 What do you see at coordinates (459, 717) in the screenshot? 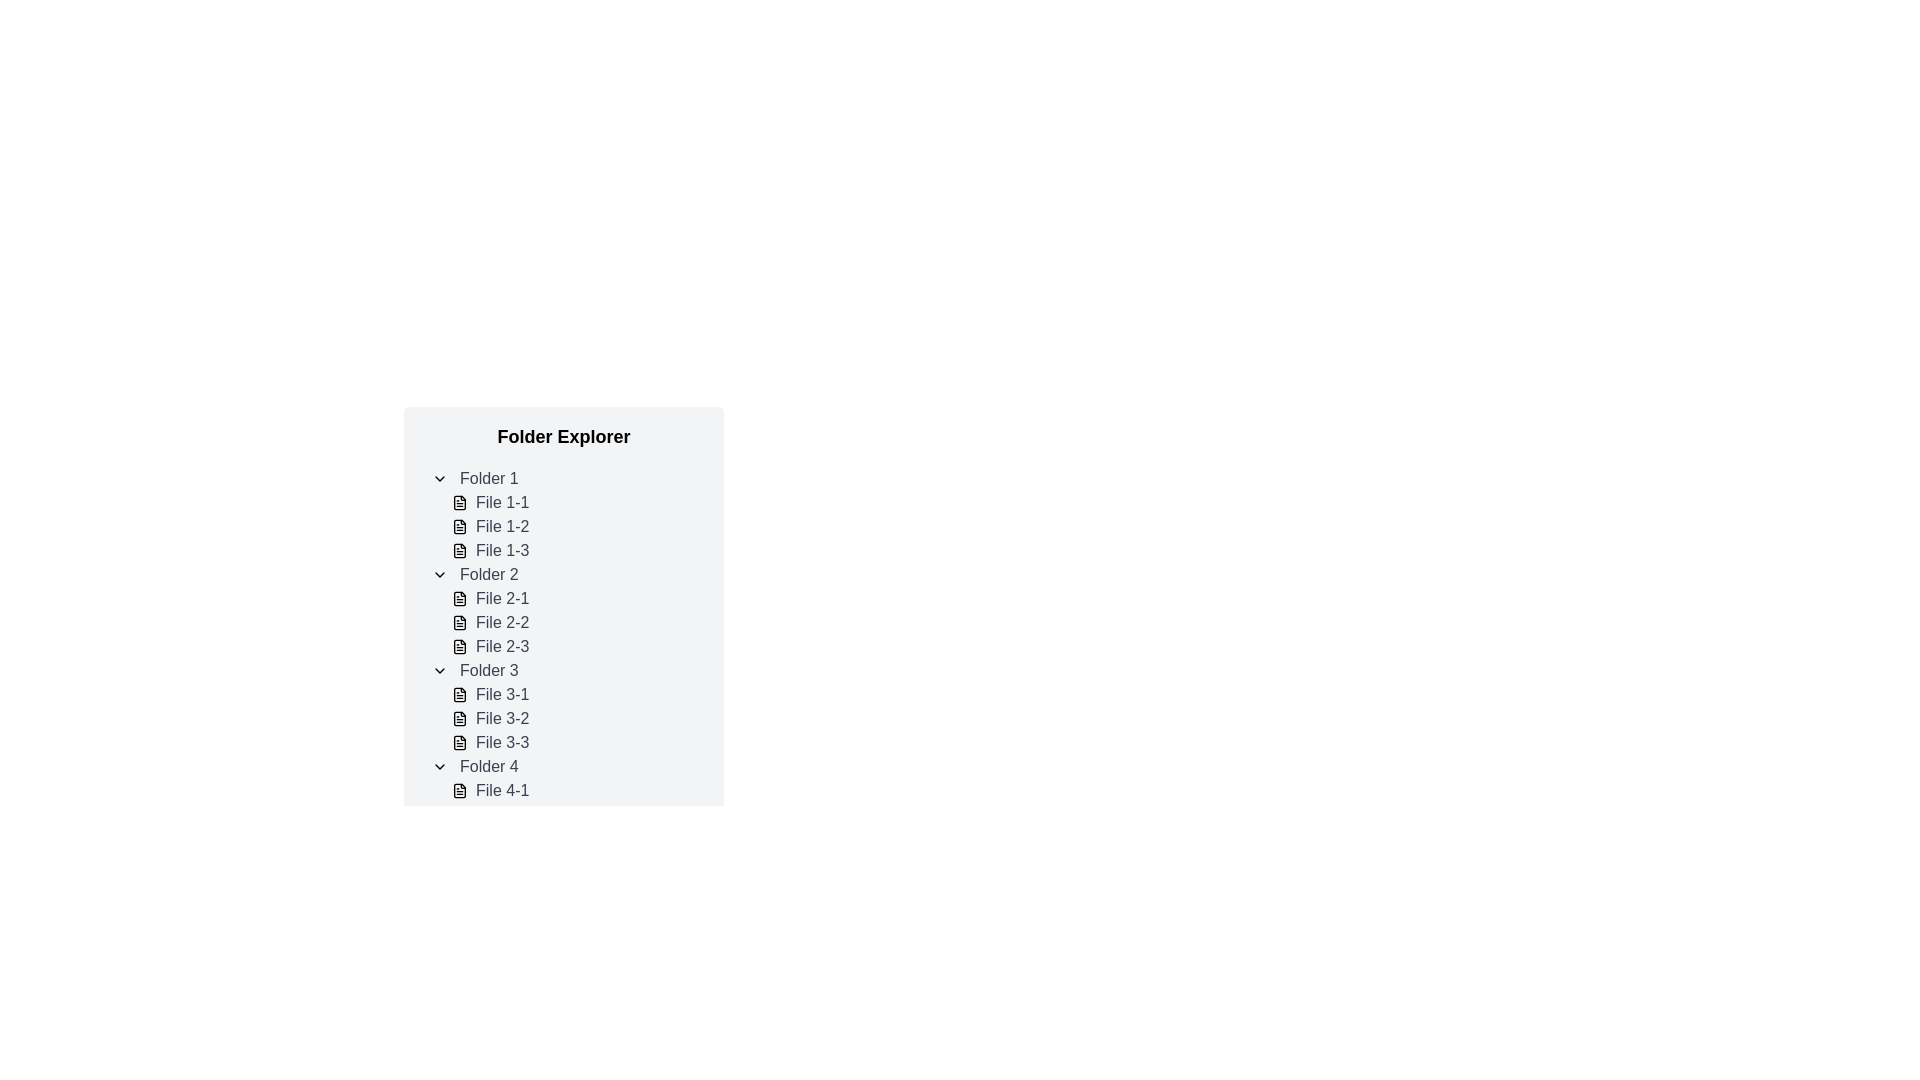
I see `the small file icon located in the file listing under 'Folder 3', positioned directly to the left of the label 'File 3-2'` at bounding box center [459, 717].